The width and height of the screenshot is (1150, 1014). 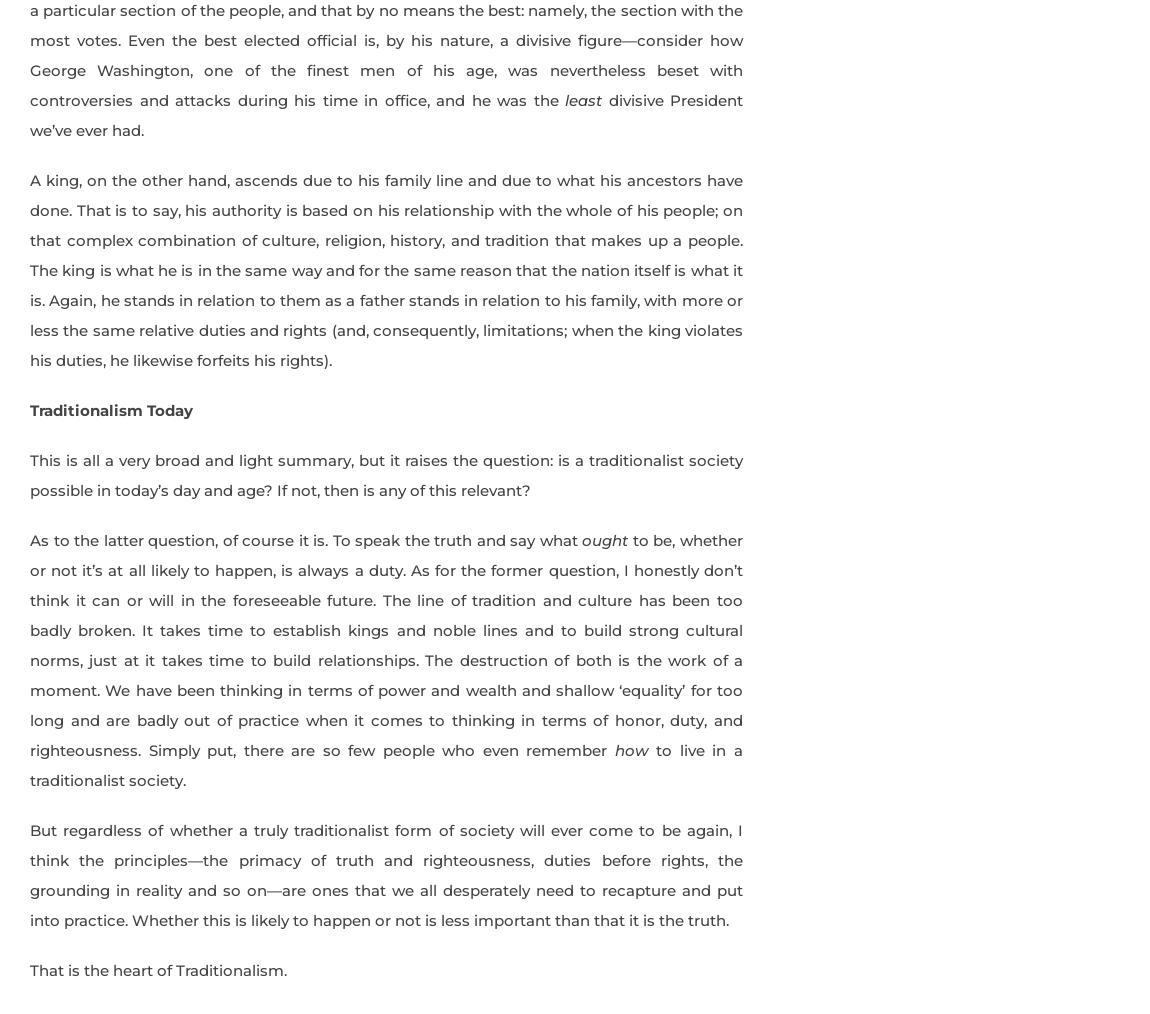 What do you see at coordinates (630, 748) in the screenshot?
I see `'how'` at bounding box center [630, 748].